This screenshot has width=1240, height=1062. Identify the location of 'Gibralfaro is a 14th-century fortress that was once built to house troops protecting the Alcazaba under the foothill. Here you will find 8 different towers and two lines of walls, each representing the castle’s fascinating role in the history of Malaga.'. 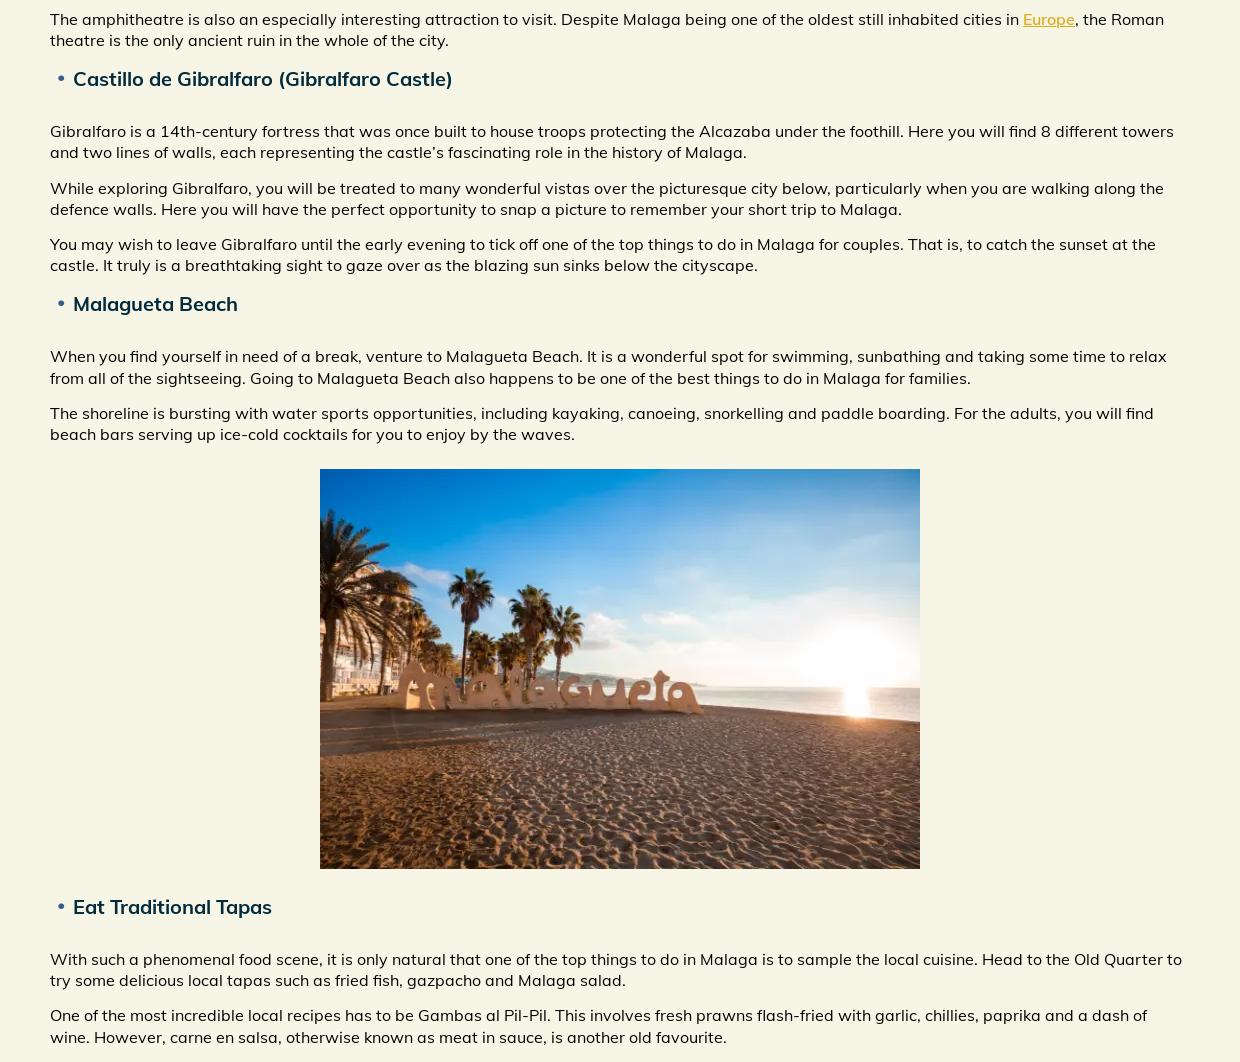
(611, 141).